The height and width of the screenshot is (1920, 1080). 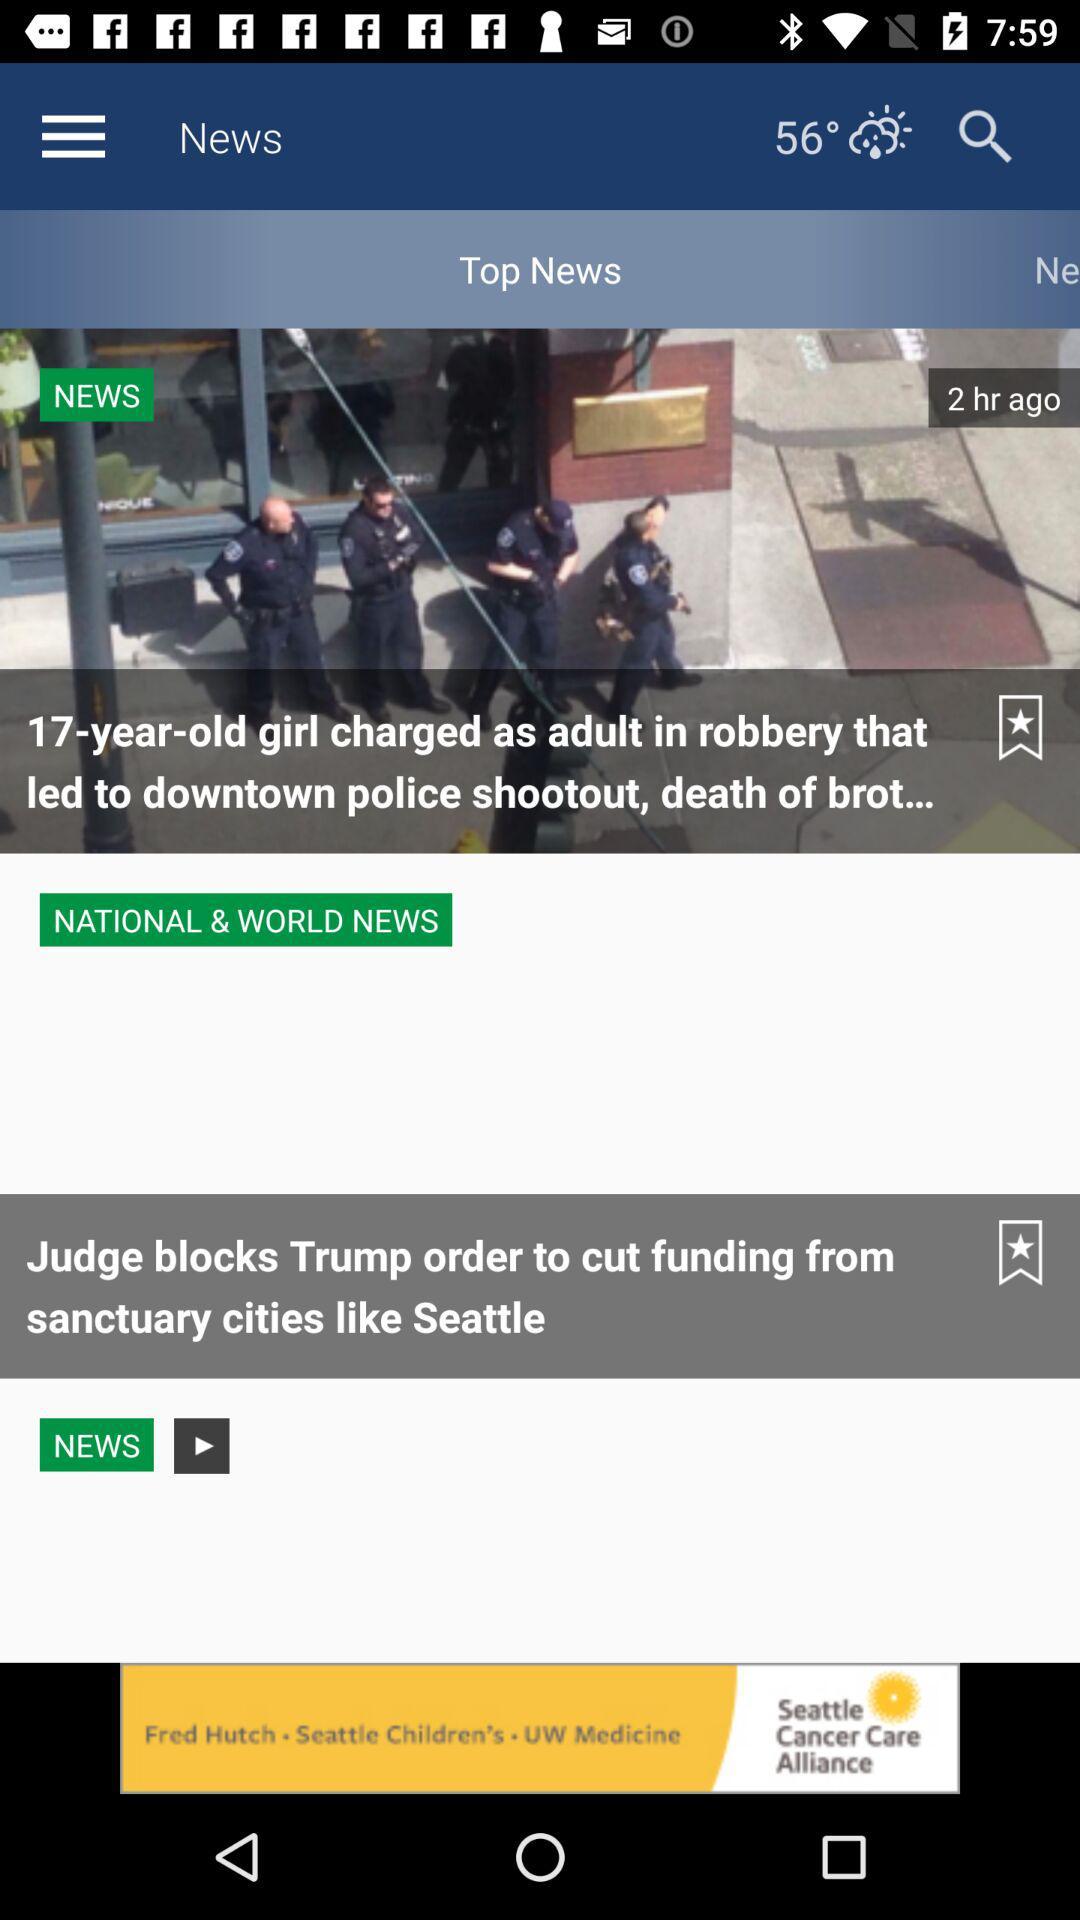 I want to click on the menu icon, so click(x=72, y=135).